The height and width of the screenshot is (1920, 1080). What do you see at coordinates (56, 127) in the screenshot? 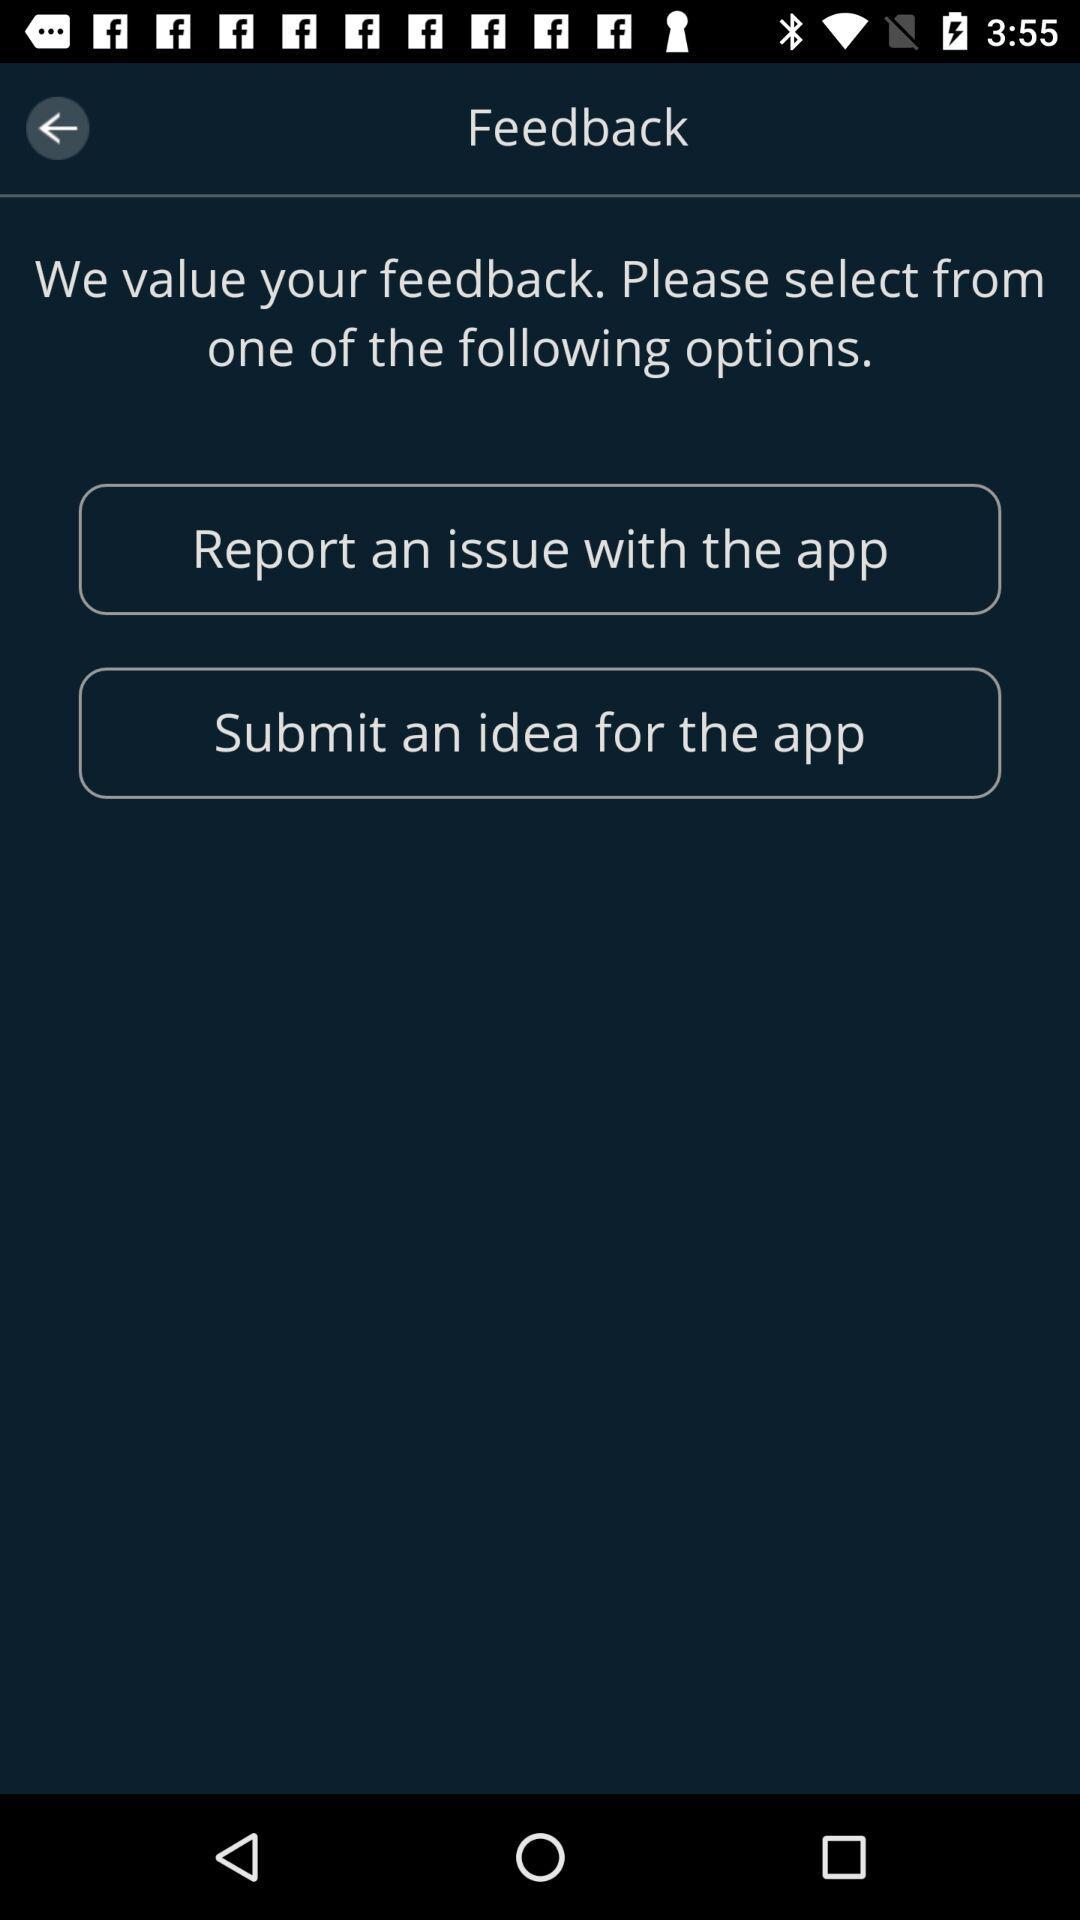
I see `the arrow_backward icon` at bounding box center [56, 127].